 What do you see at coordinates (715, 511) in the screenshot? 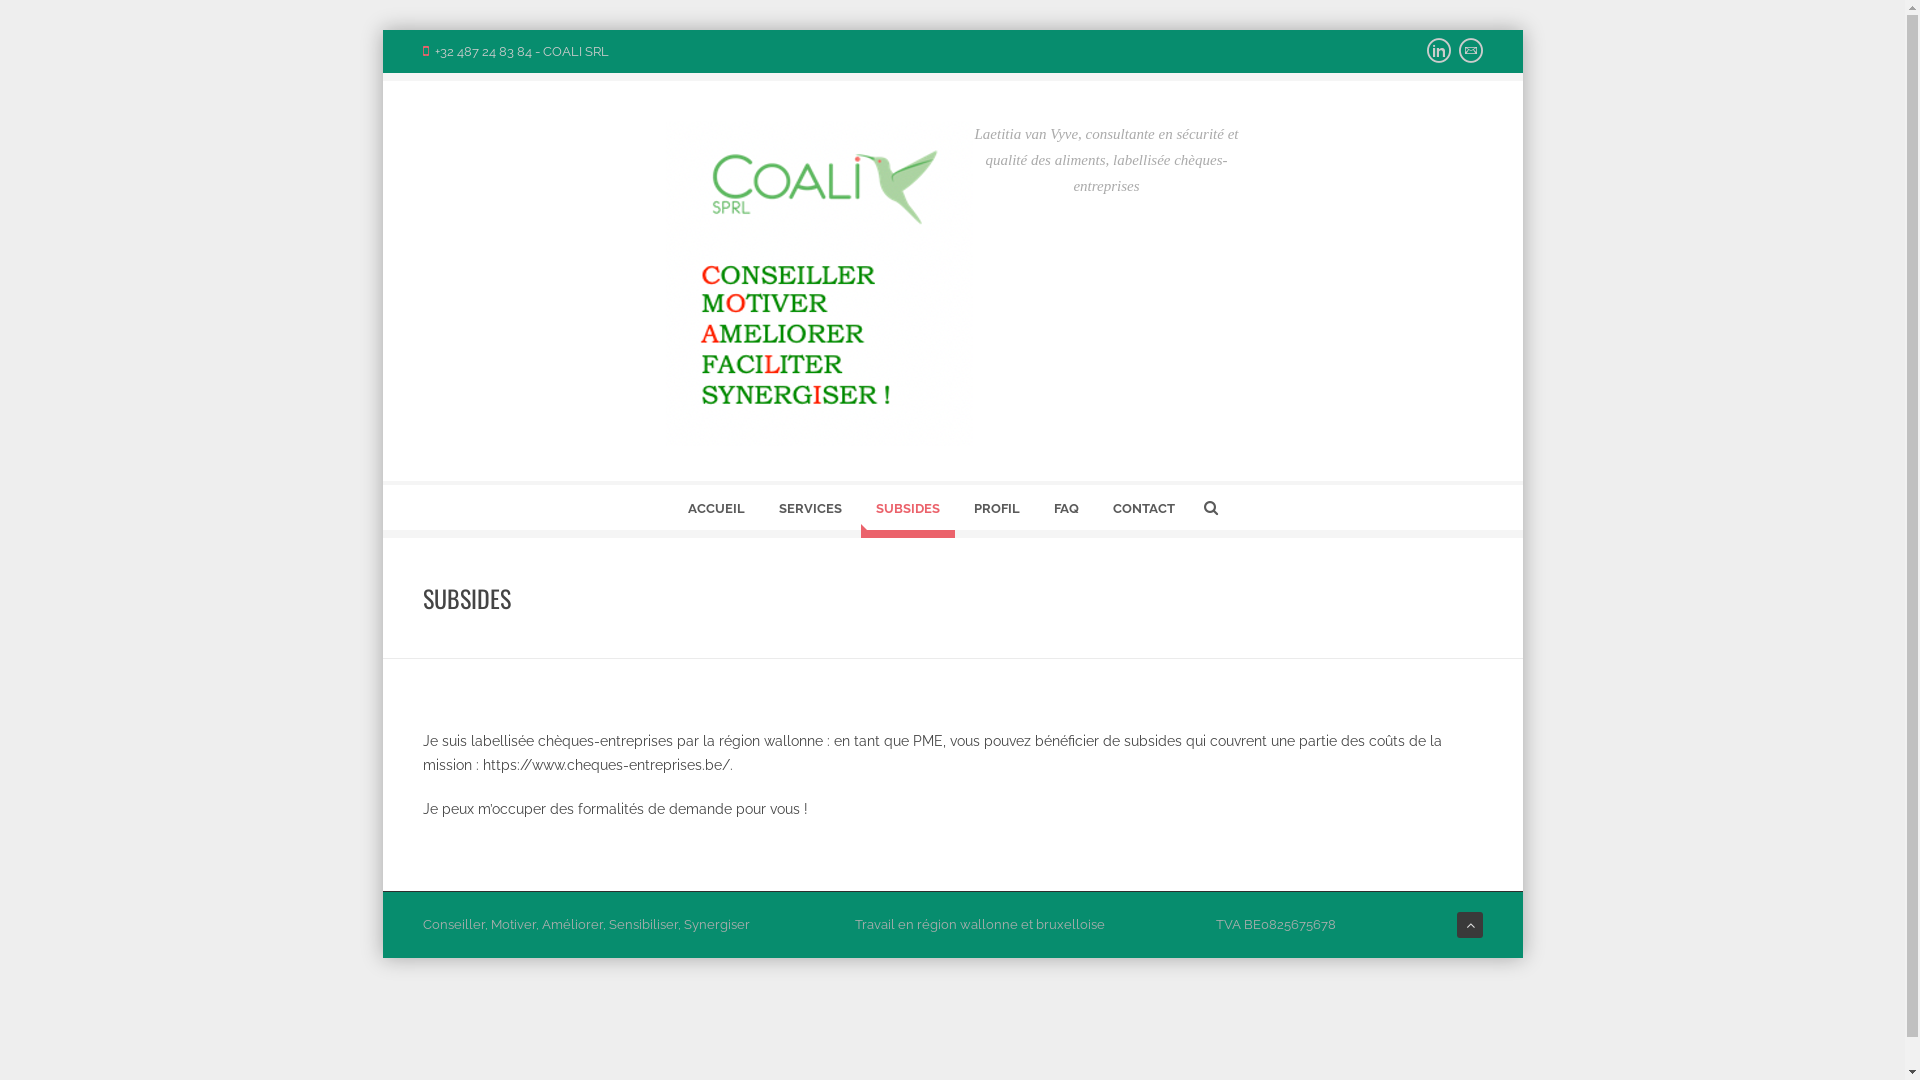
I see `'ACCUEIL'` at bounding box center [715, 511].